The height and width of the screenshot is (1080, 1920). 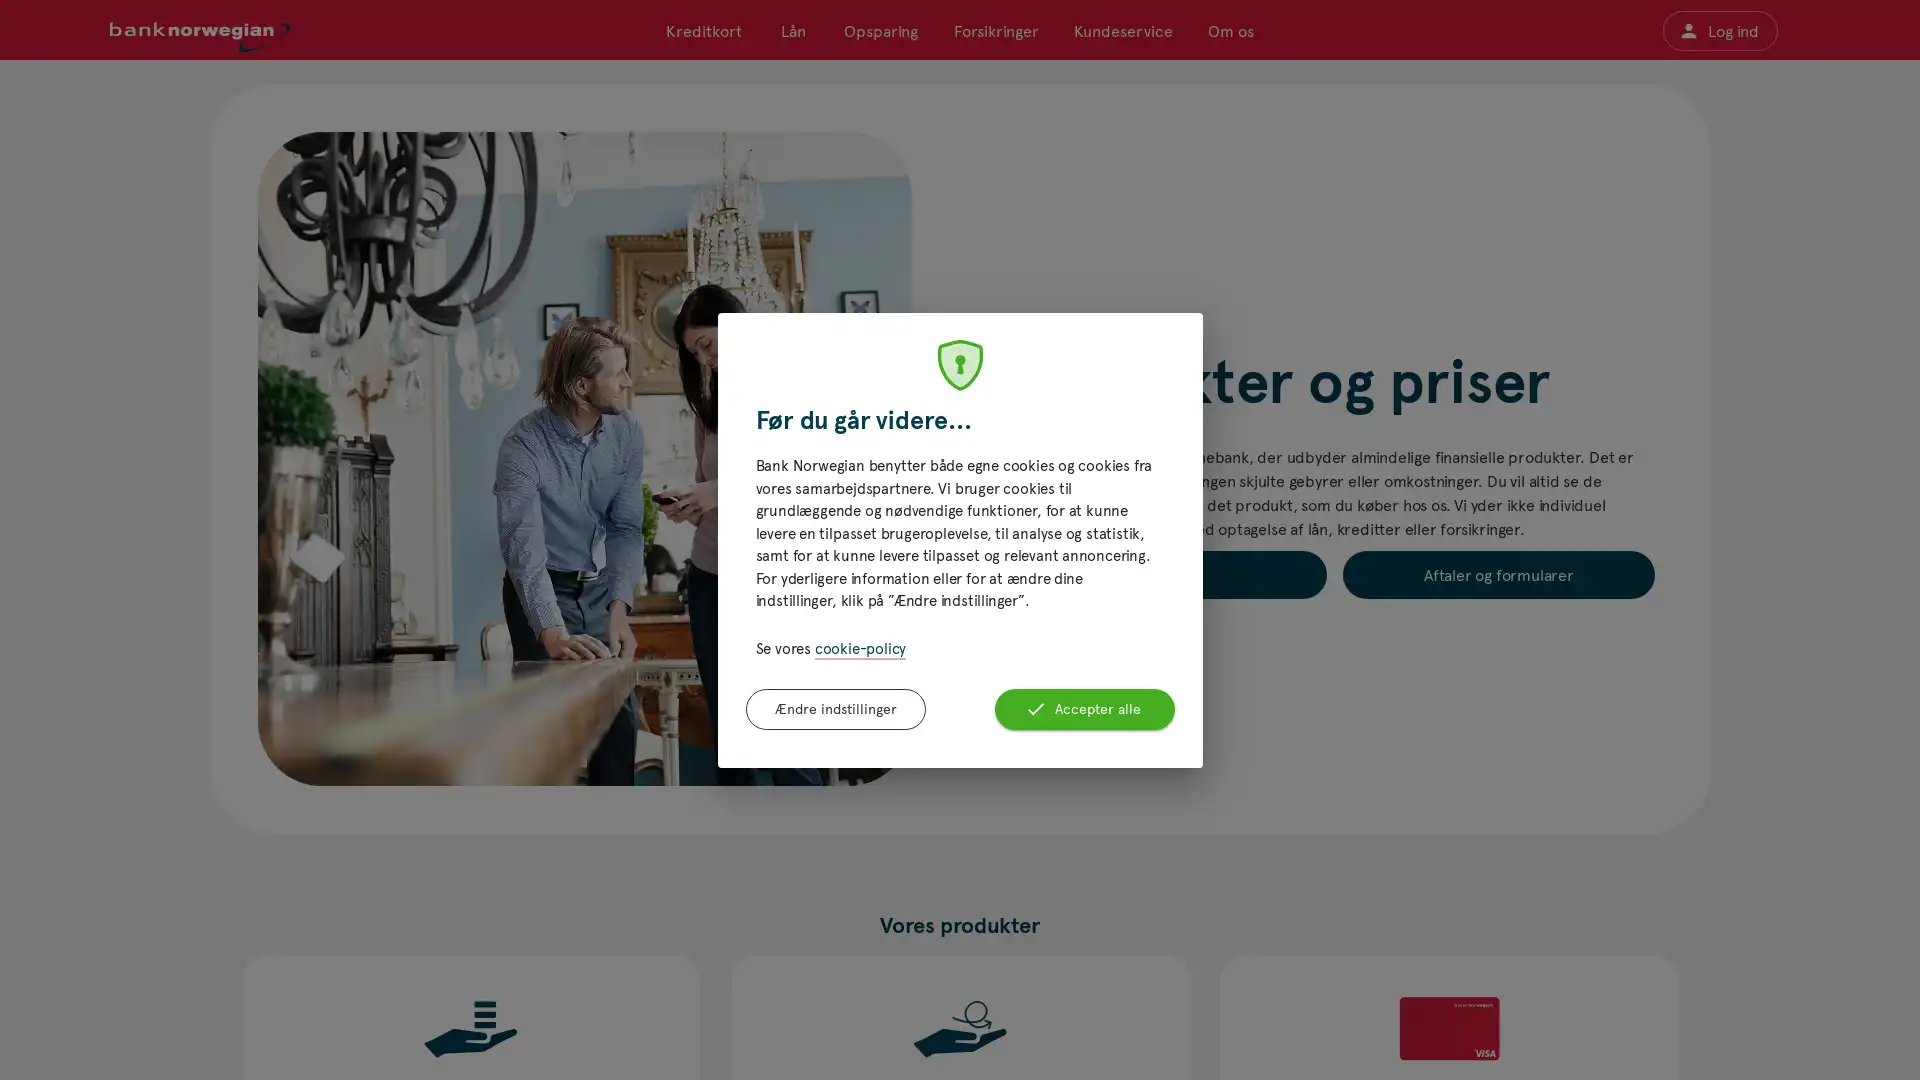 What do you see at coordinates (835, 708) in the screenshot?
I see `ndre indstillinger` at bounding box center [835, 708].